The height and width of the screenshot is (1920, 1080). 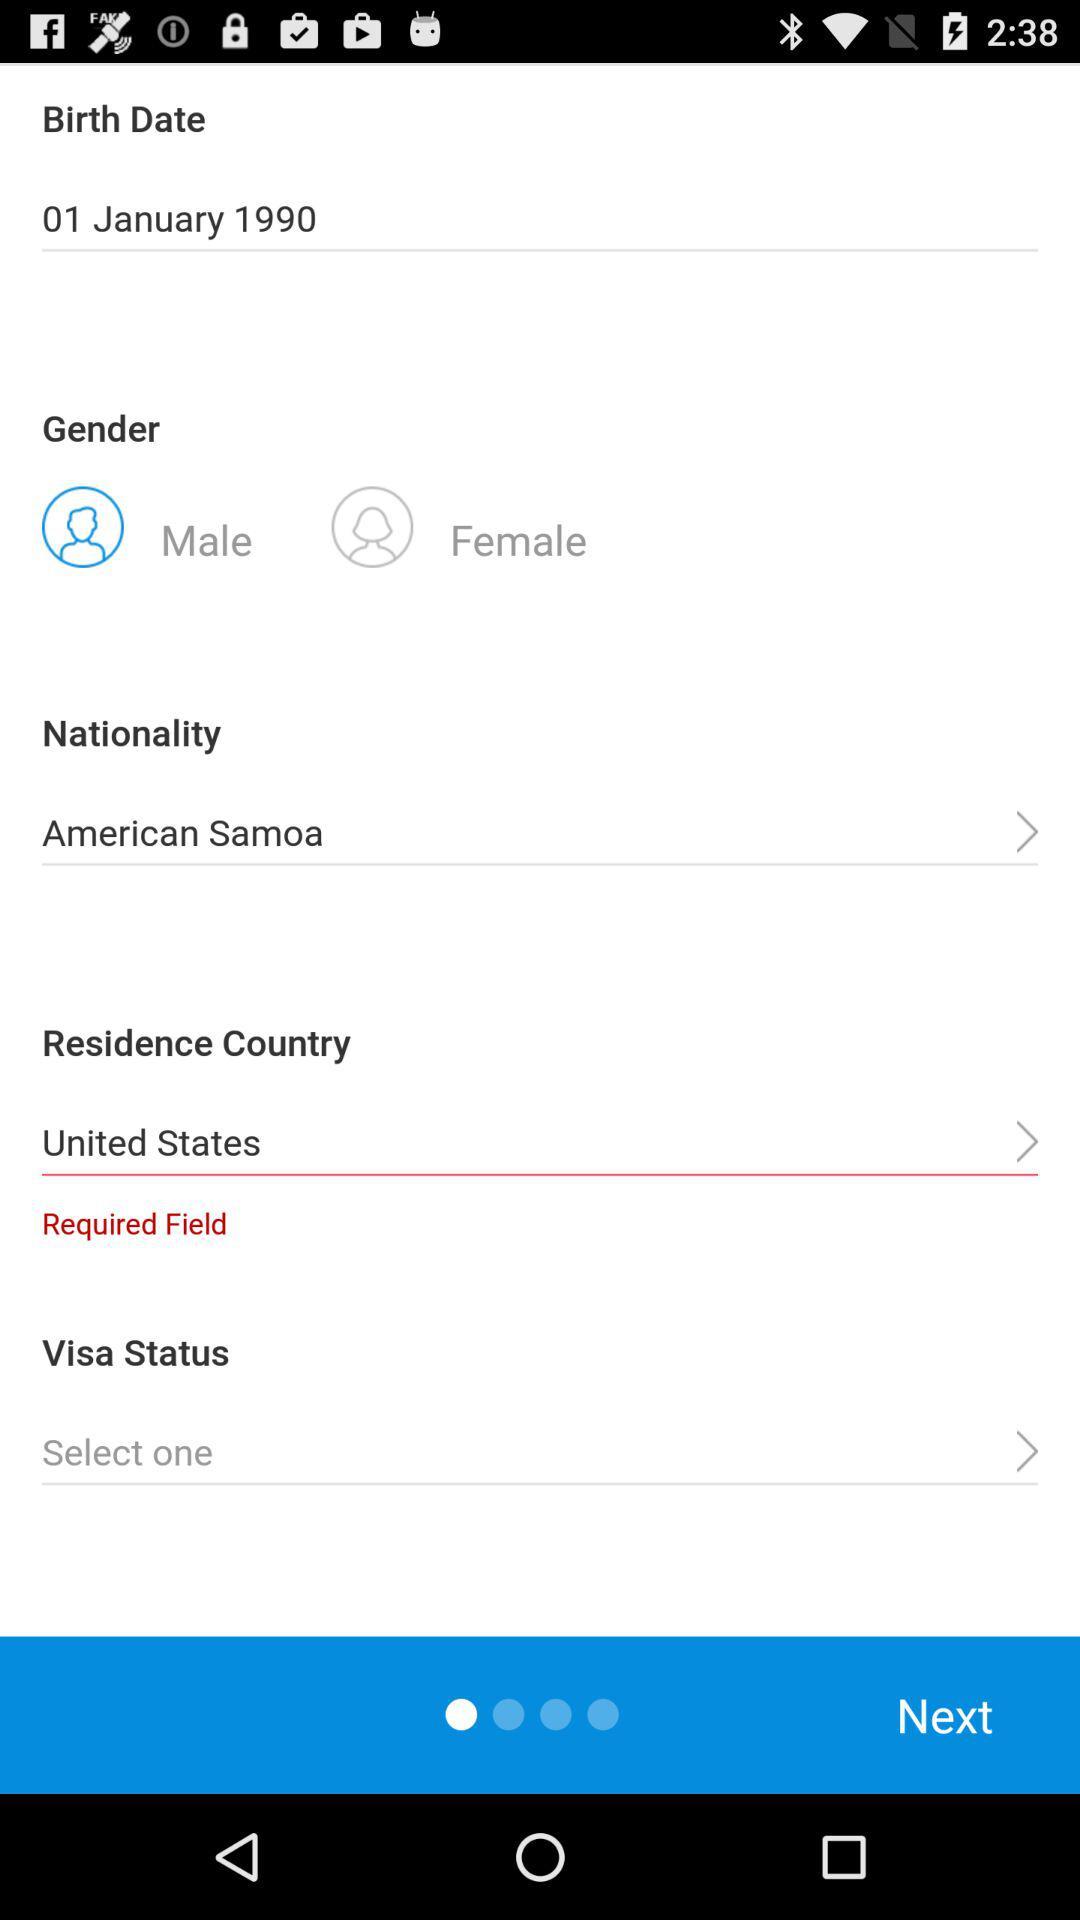 What do you see at coordinates (540, 218) in the screenshot?
I see `the 01 january 1990 icon` at bounding box center [540, 218].